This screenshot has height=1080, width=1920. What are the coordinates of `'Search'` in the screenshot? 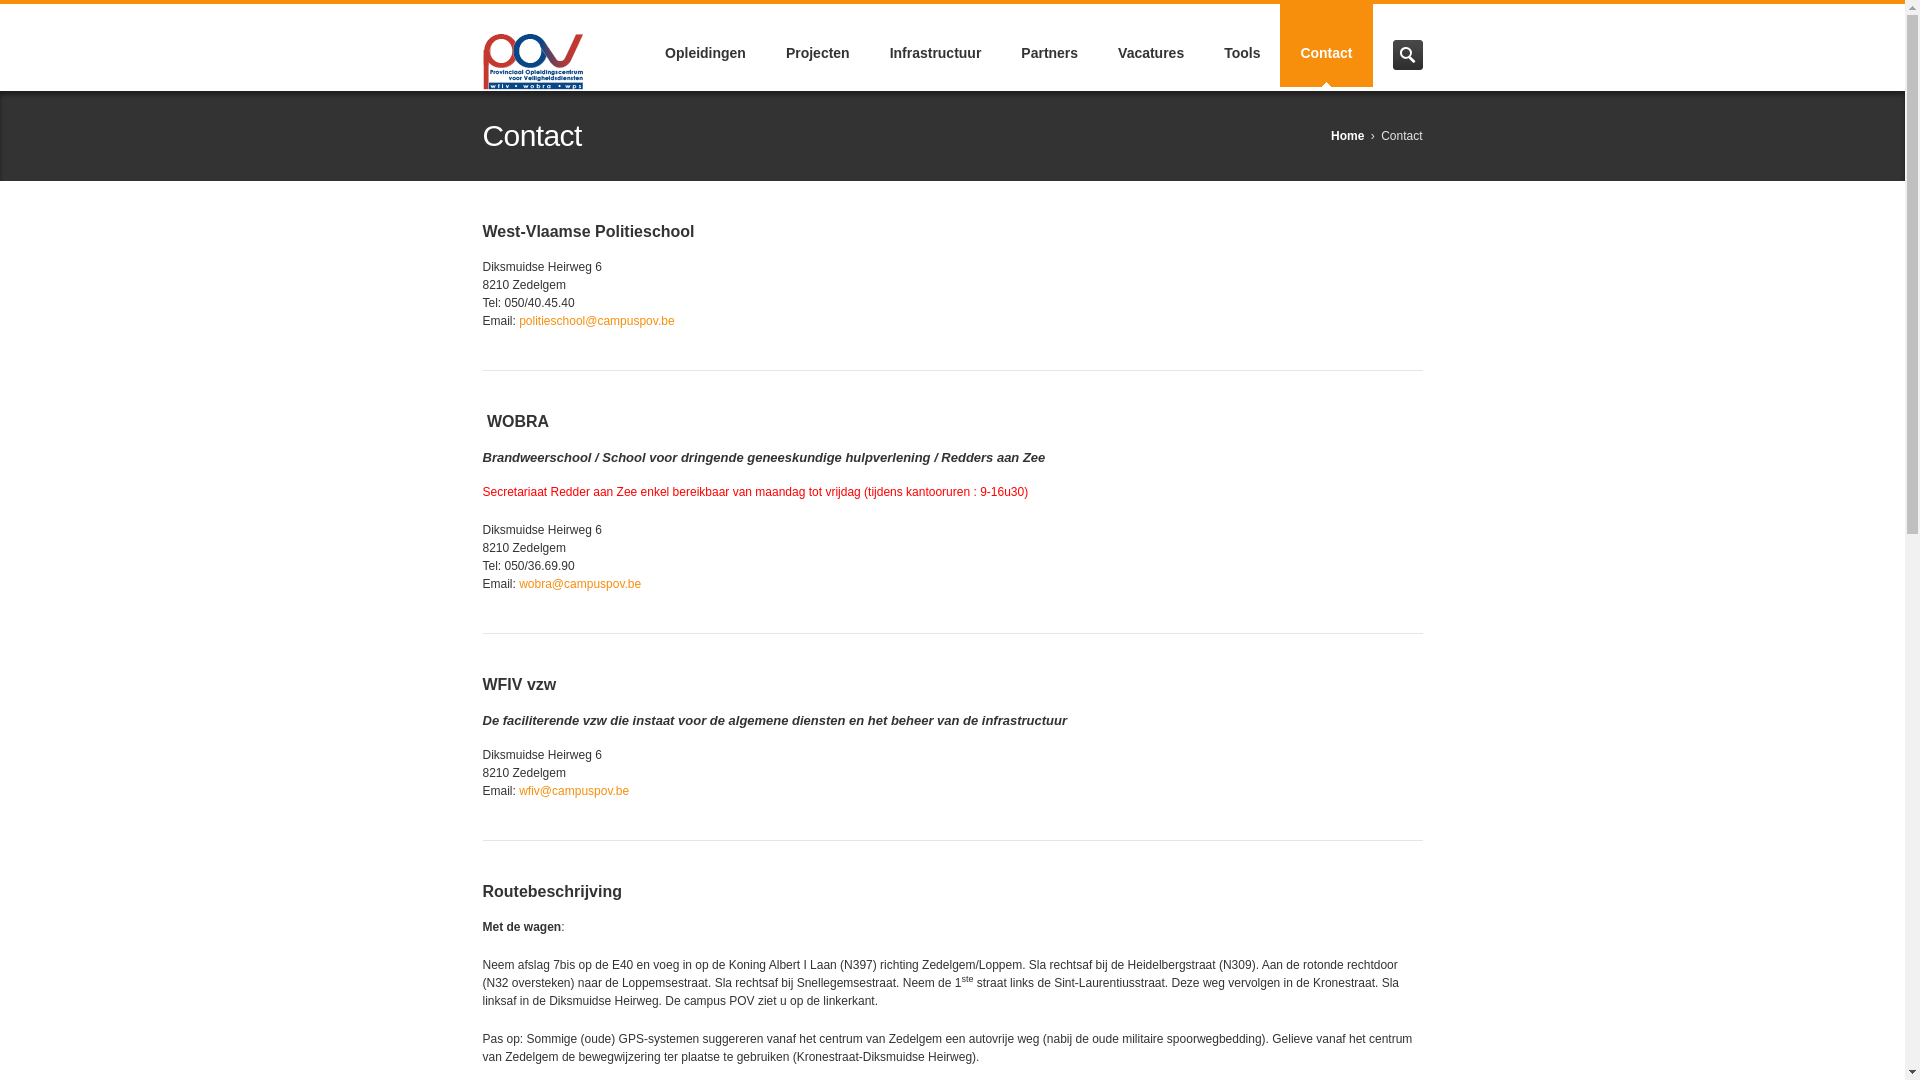 It's located at (1405, 53).